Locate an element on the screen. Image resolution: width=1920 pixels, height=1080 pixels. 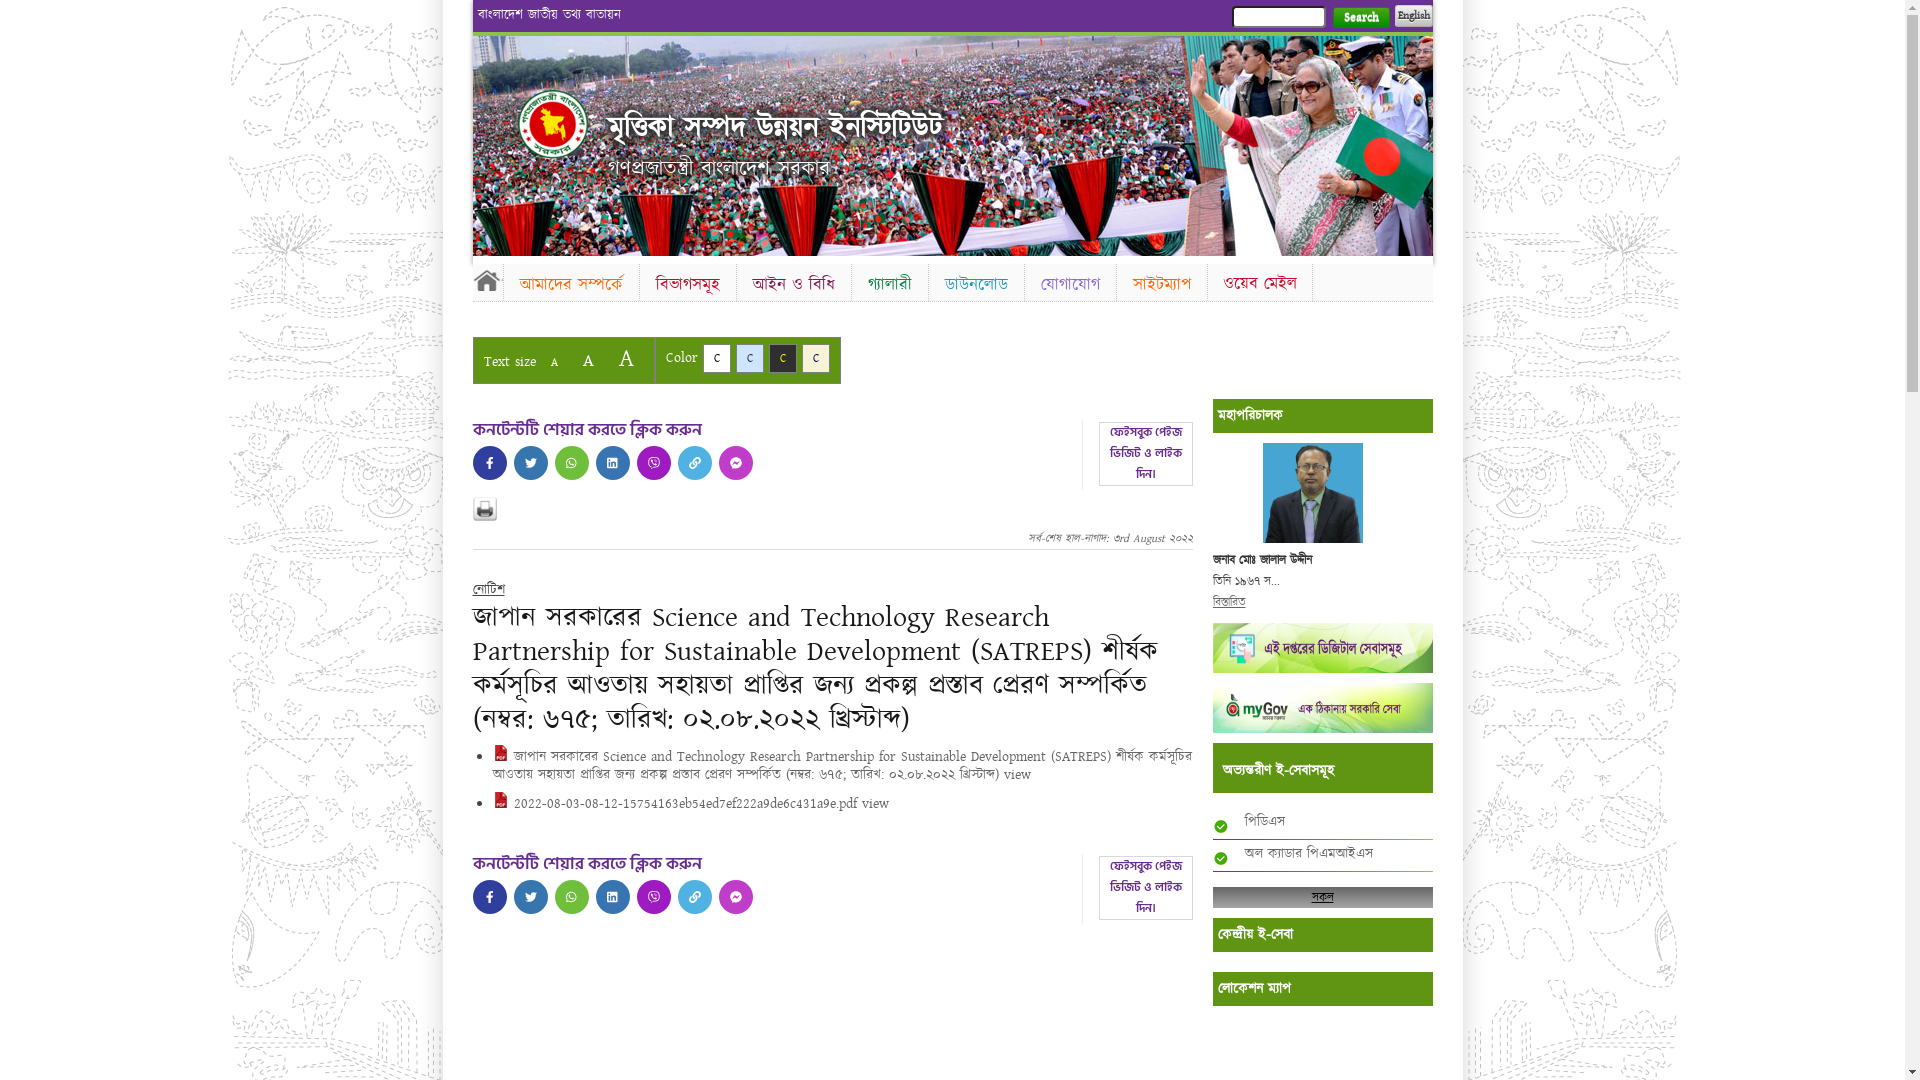
'C' is located at coordinates (715, 357).